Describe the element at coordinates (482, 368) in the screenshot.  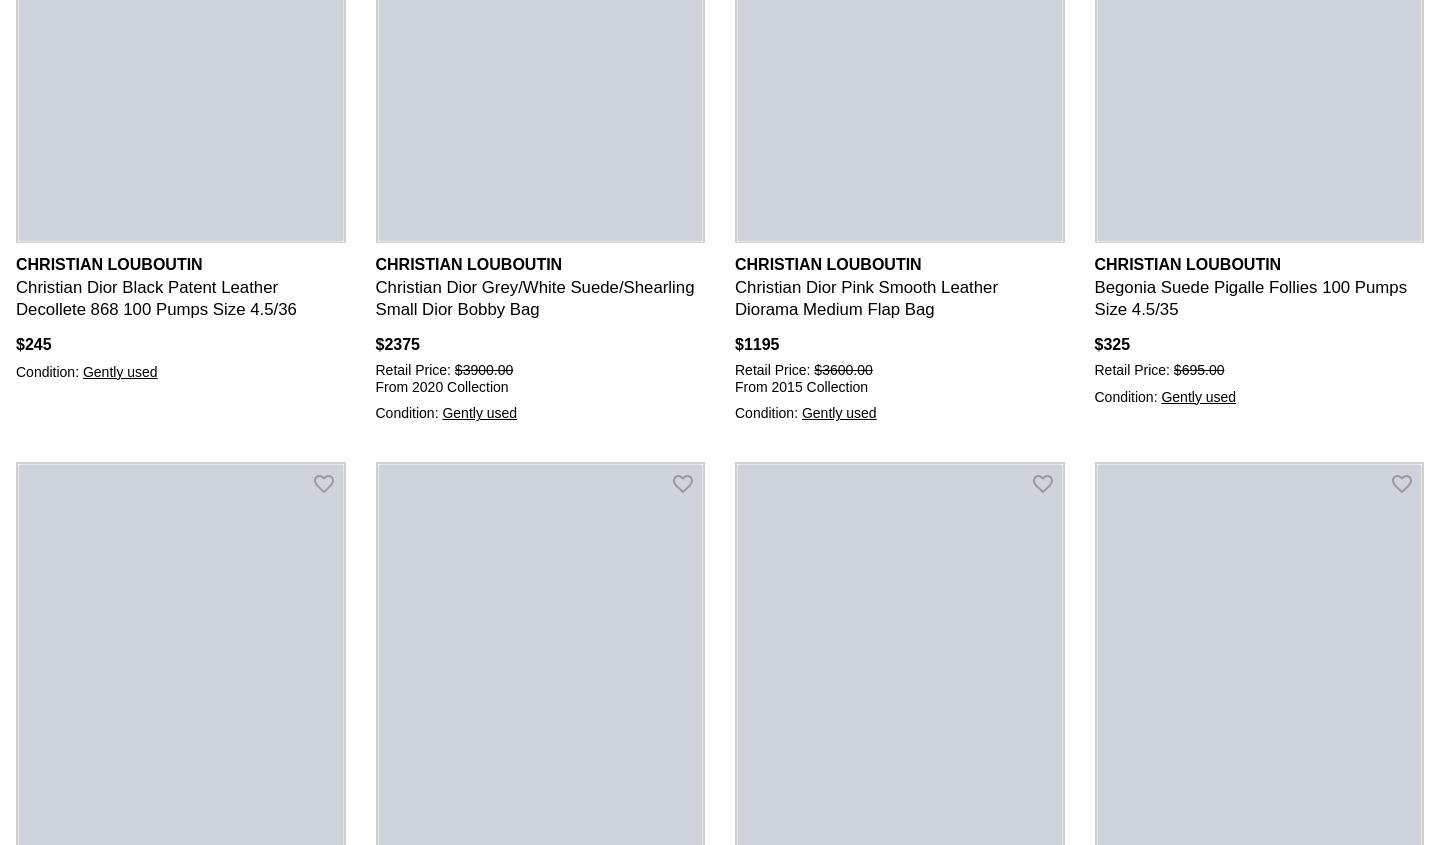
I see `'$3900.00'` at that location.